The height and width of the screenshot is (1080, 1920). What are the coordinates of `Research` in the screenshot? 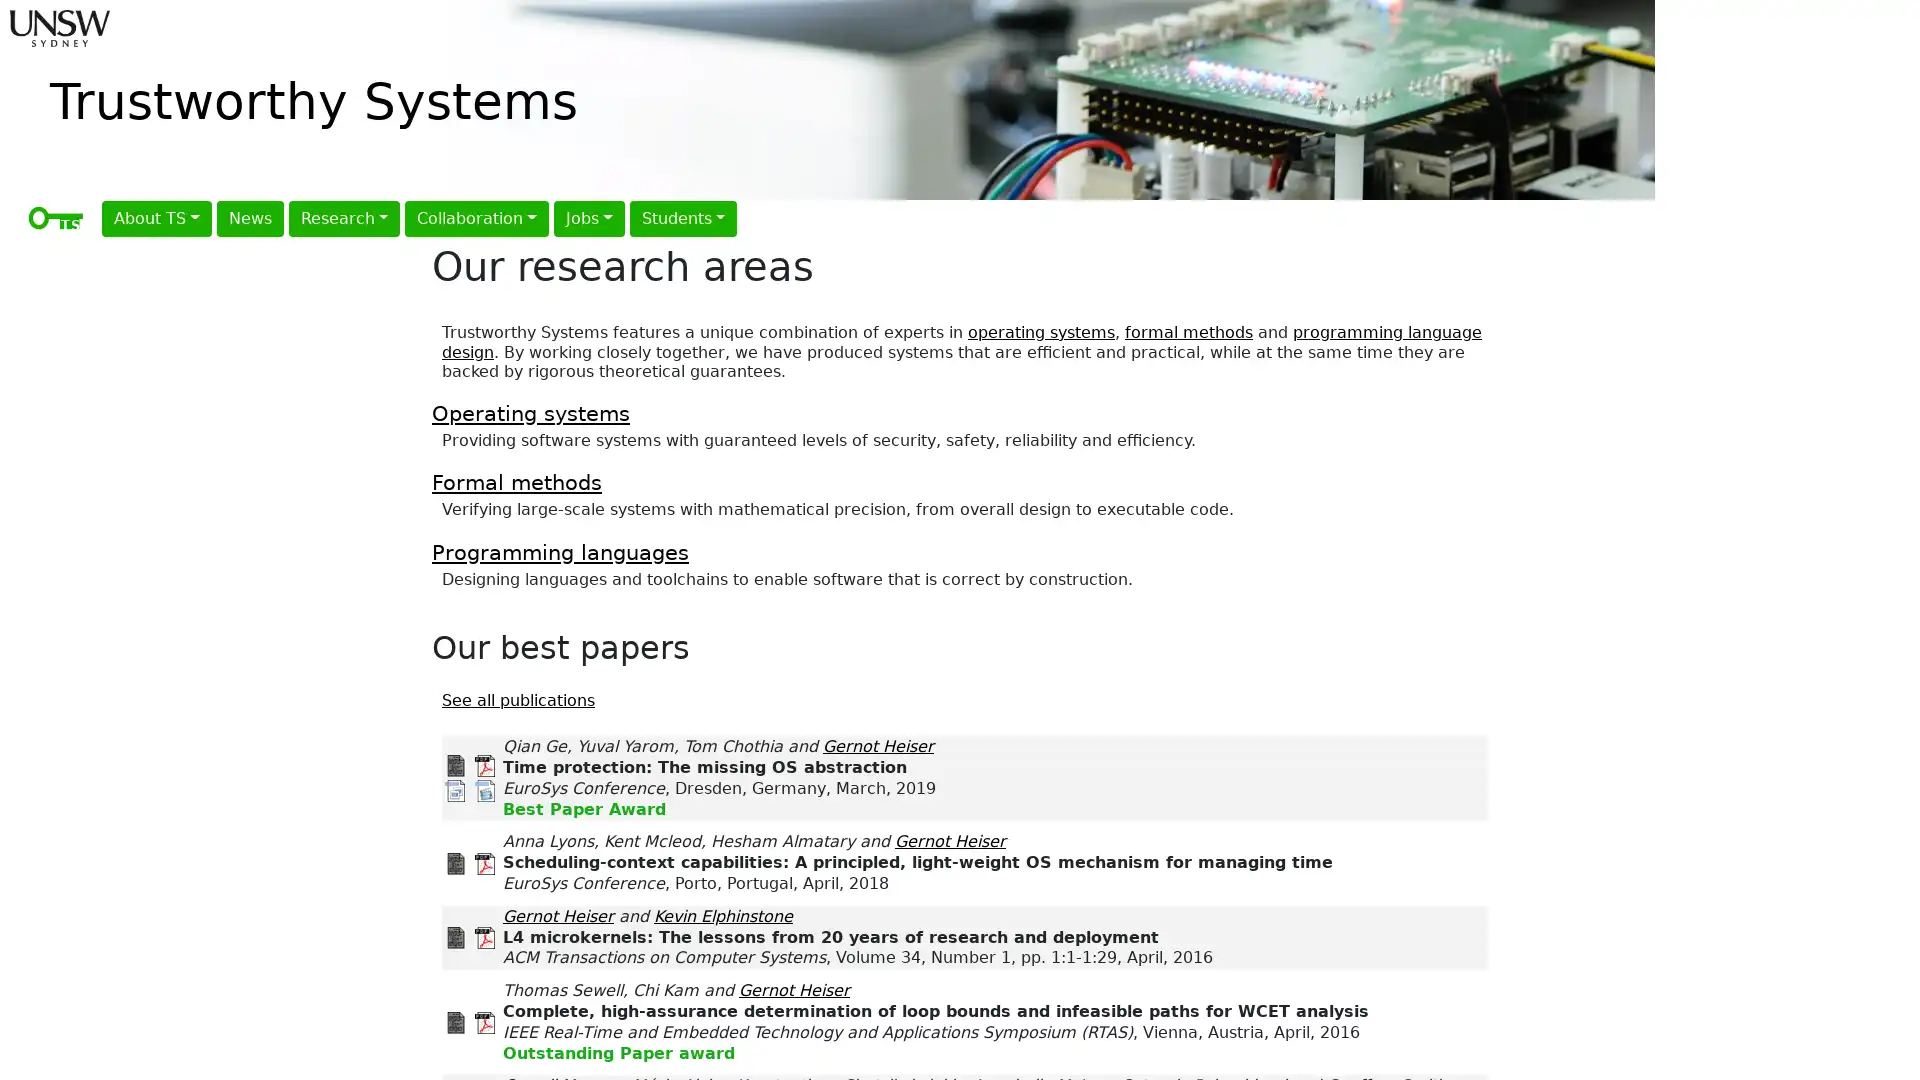 It's located at (344, 218).